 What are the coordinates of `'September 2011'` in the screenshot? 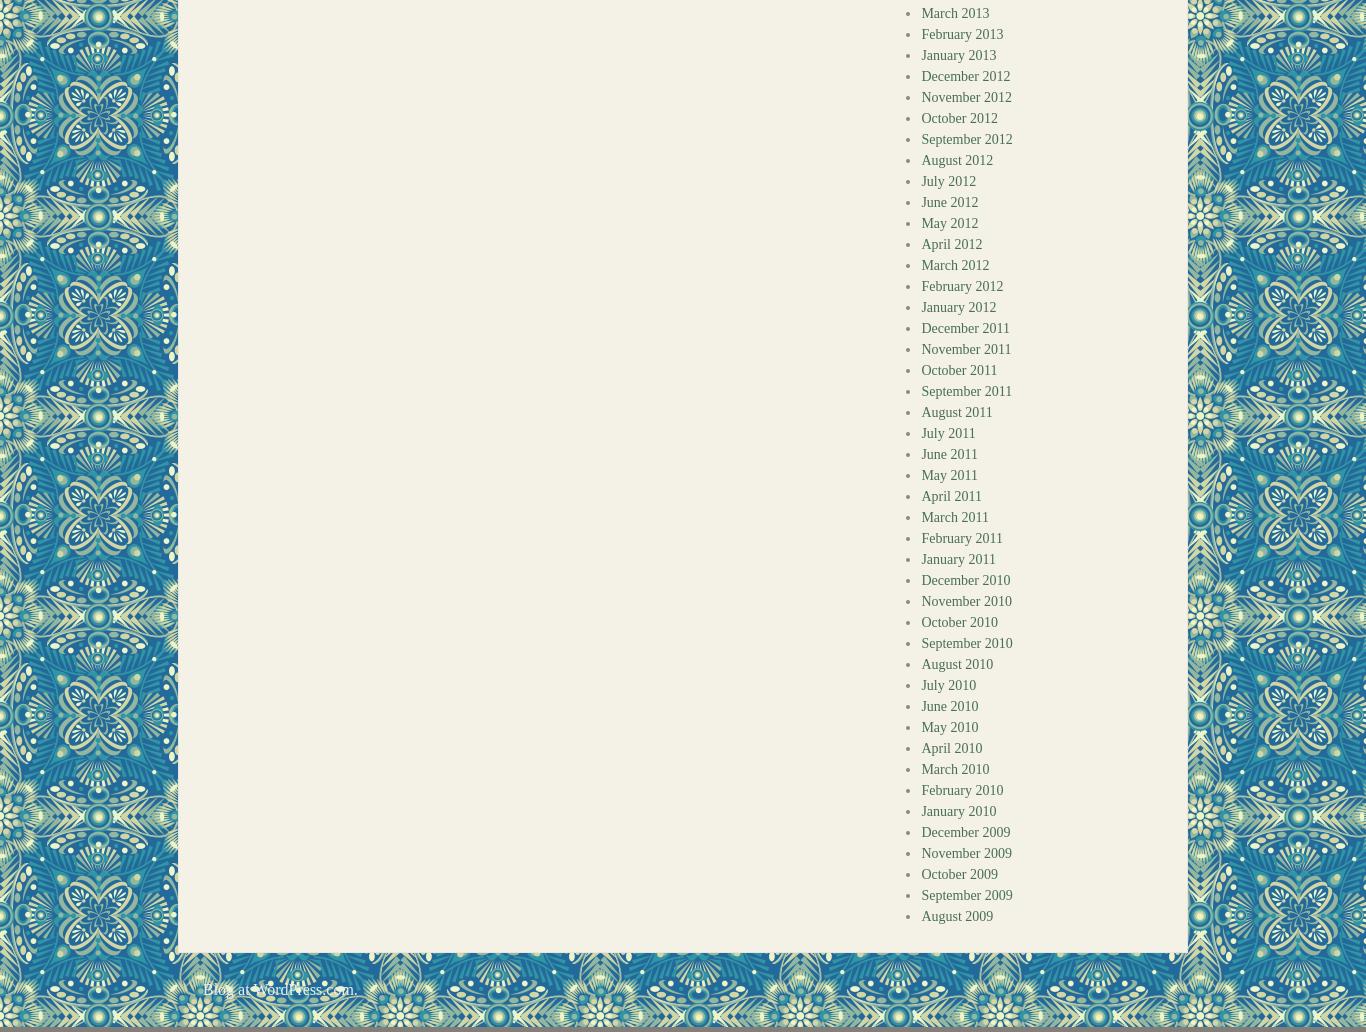 It's located at (966, 390).